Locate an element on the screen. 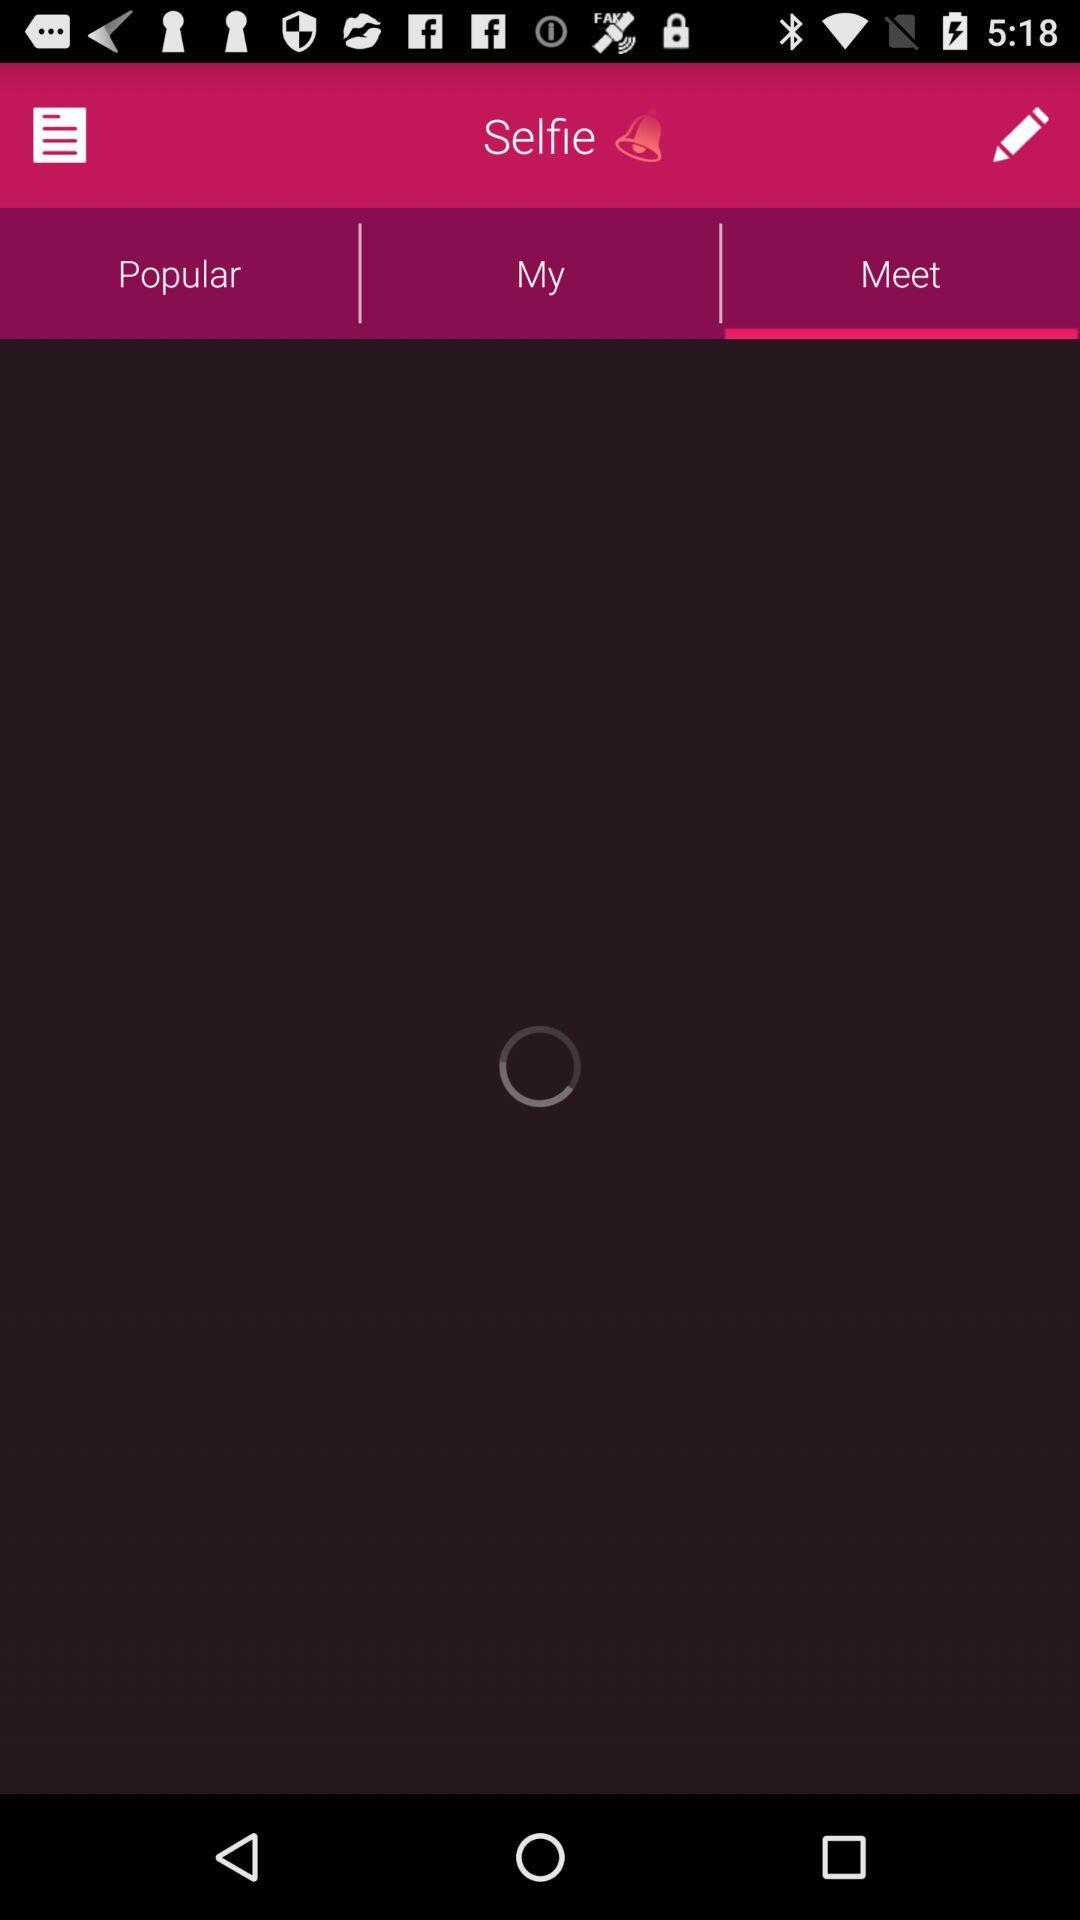 The height and width of the screenshot is (1920, 1080). this button allows you to see the menu is located at coordinates (83, 133).